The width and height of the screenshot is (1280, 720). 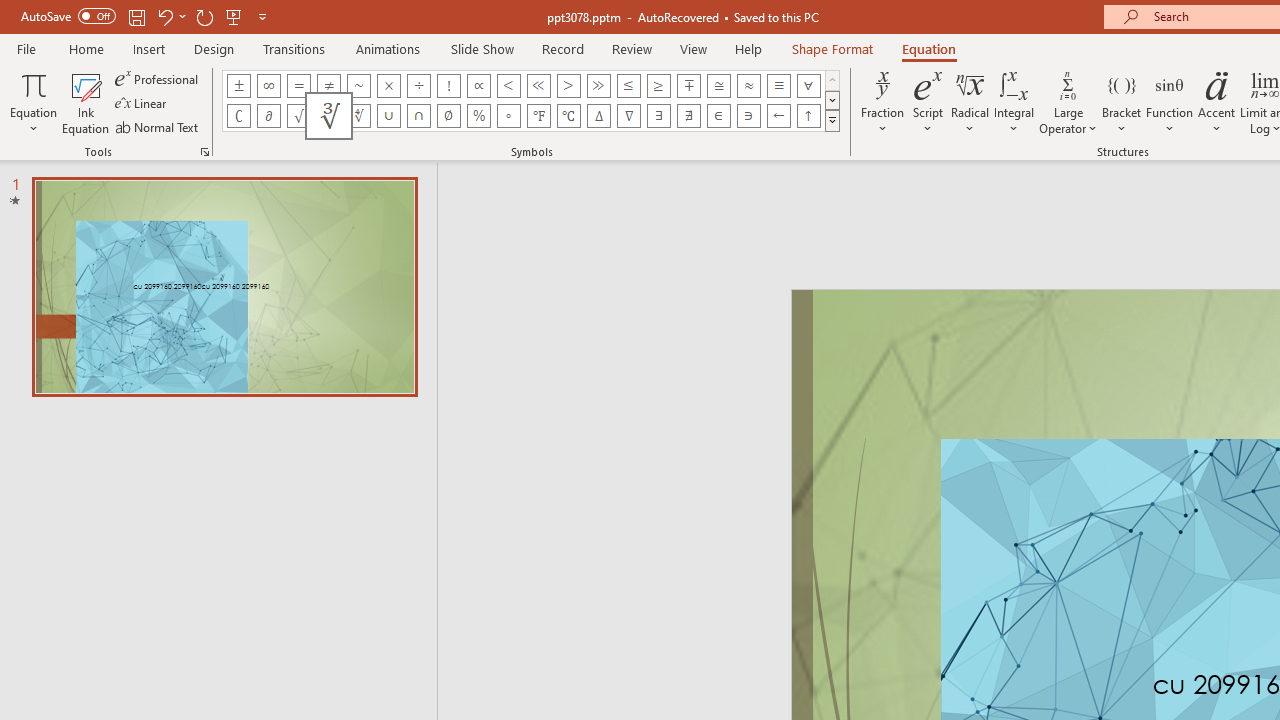 I want to click on 'Equation Symbol Nabla', so click(x=628, y=115).